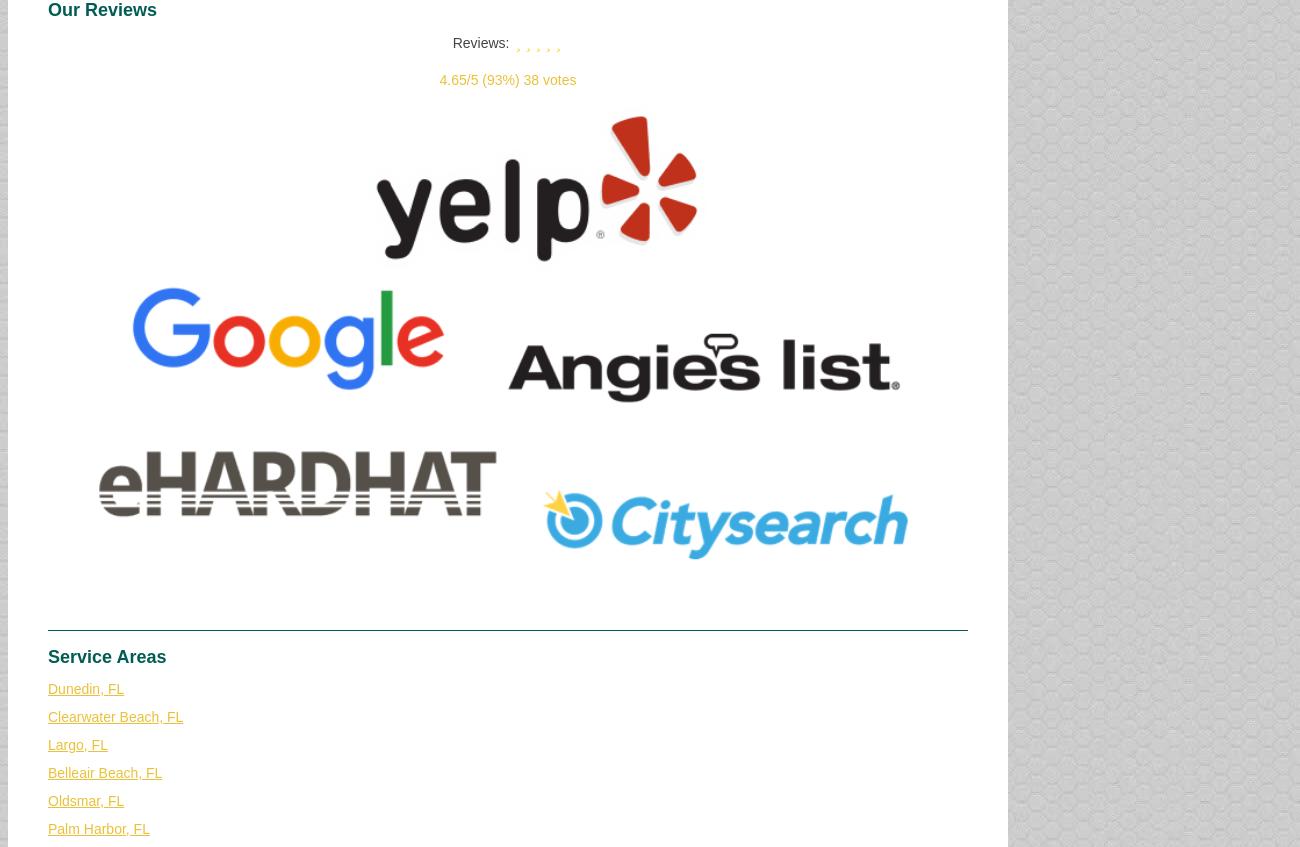 This screenshot has height=847, width=1300. Describe the element at coordinates (500, 80) in the screenshot. I see `'(93%)'` at that location.